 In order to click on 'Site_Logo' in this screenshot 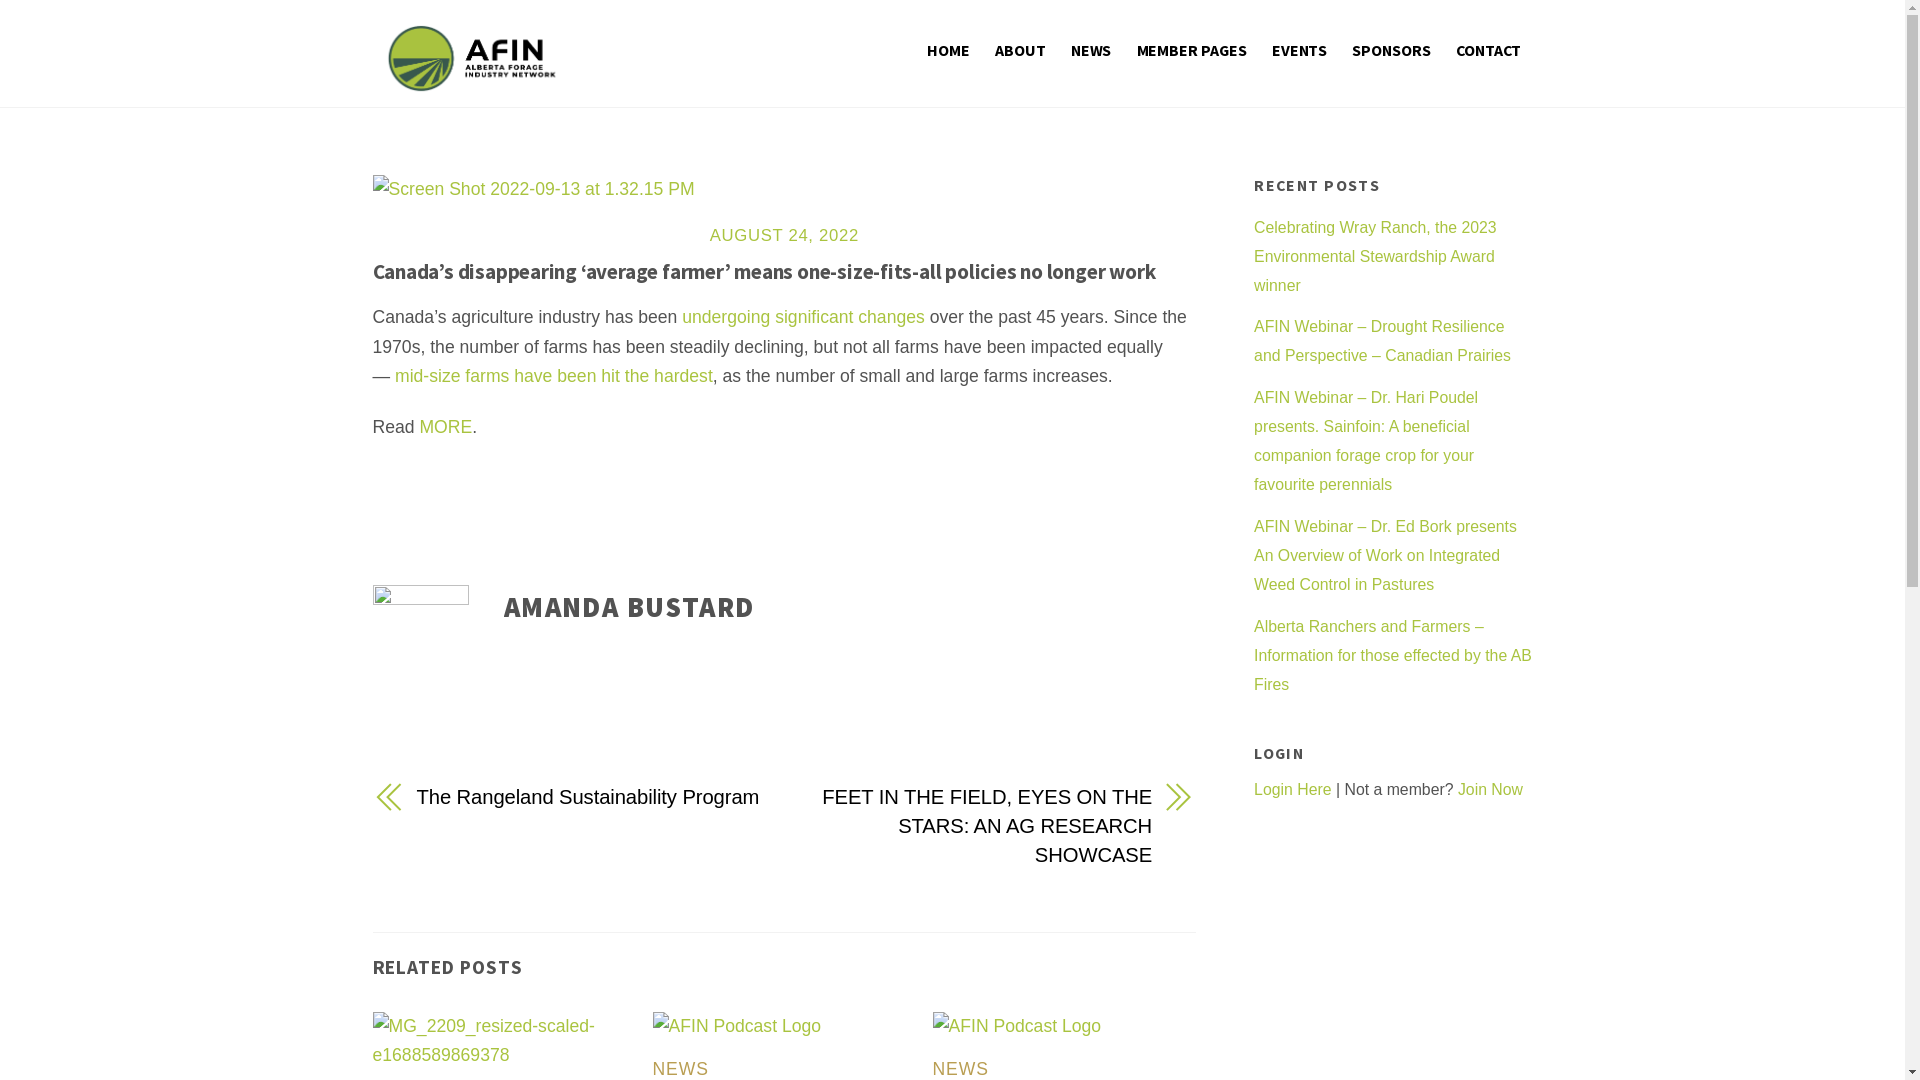, I will do `click(470, 57)`.